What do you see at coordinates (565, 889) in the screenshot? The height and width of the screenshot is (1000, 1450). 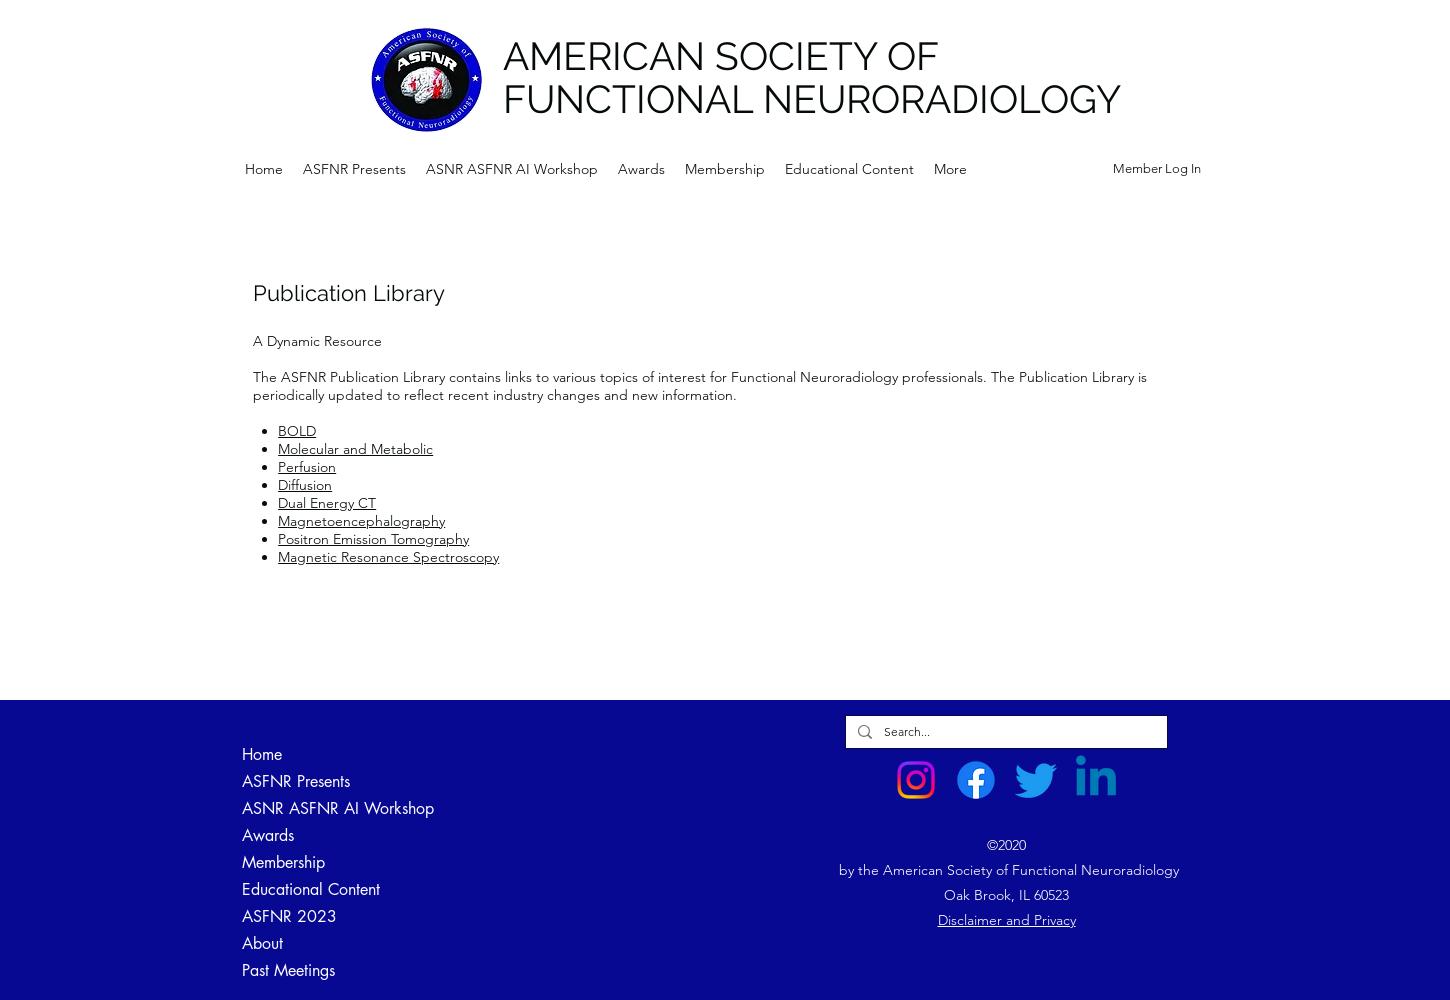 I see `'Video Library'` at bounding box center [565, 889].